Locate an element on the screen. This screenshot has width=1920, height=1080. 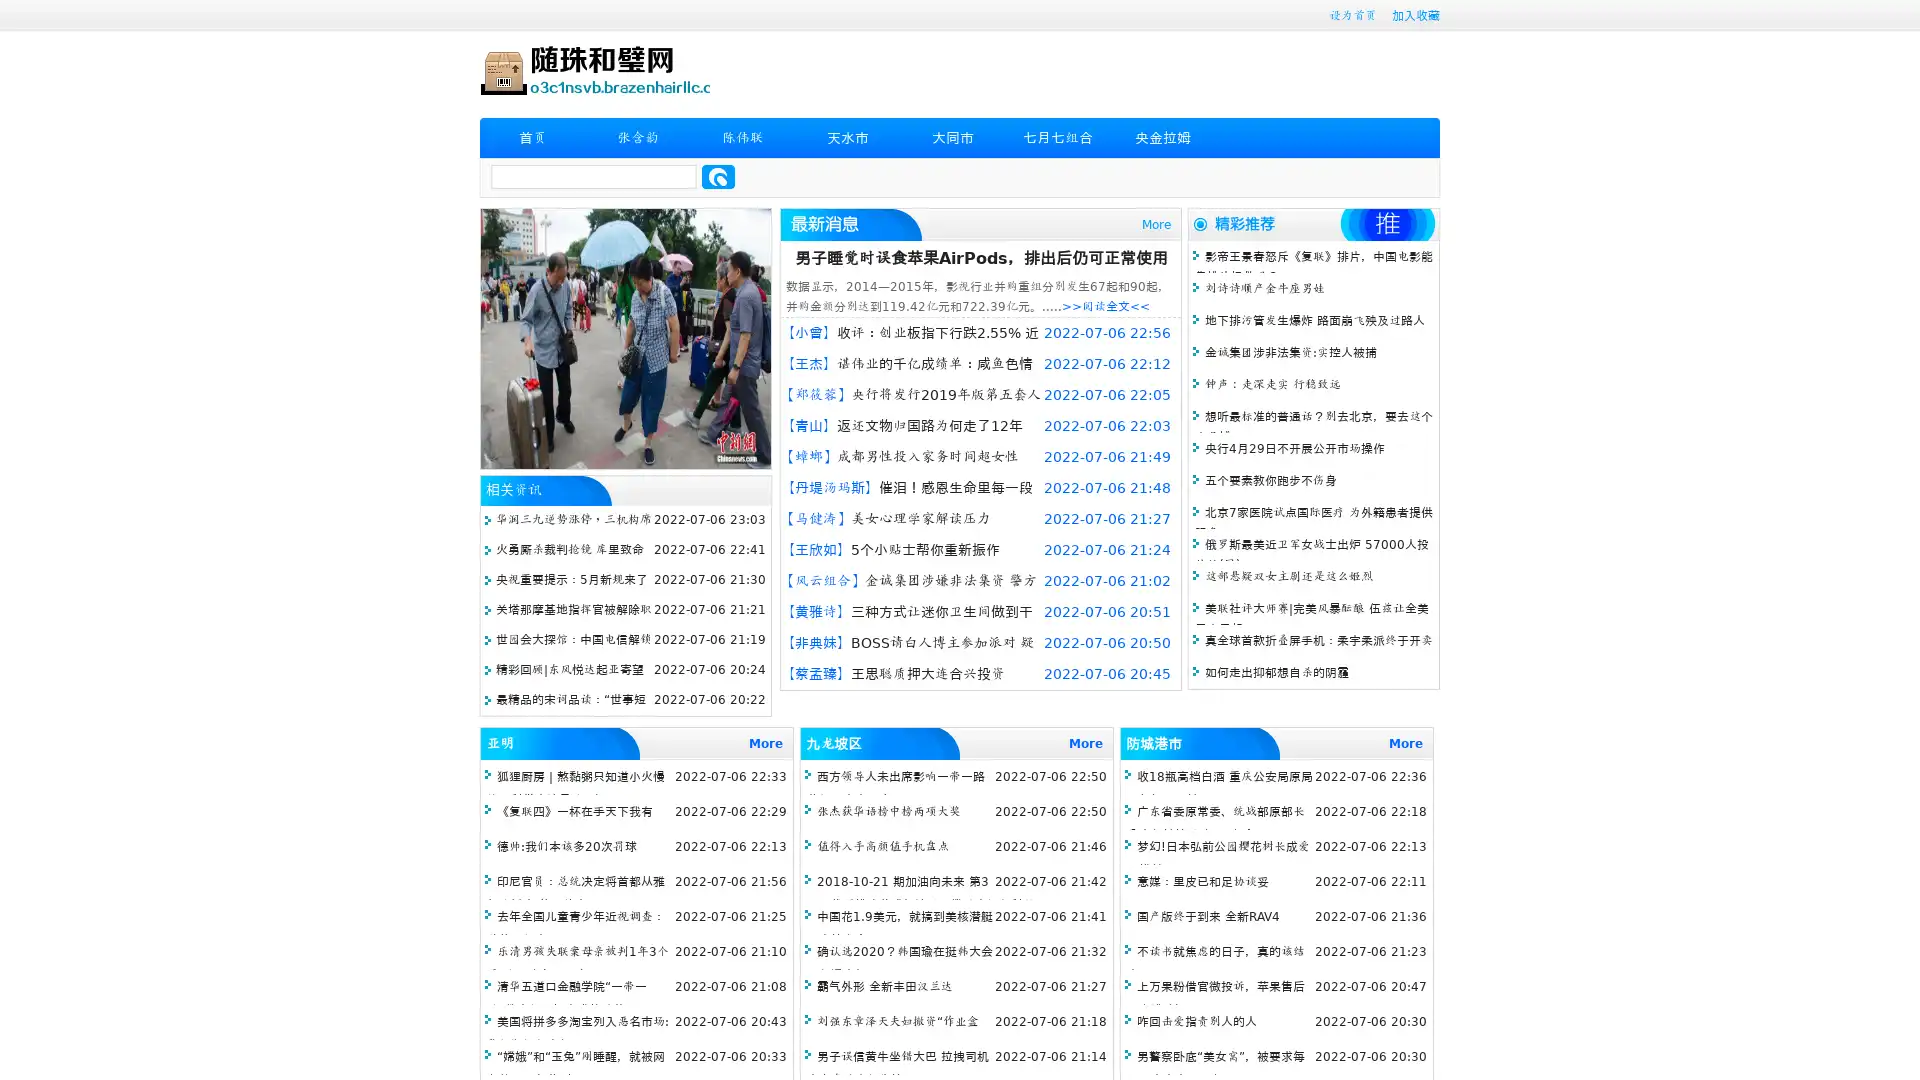
Search is located at coordinates (718, 176).